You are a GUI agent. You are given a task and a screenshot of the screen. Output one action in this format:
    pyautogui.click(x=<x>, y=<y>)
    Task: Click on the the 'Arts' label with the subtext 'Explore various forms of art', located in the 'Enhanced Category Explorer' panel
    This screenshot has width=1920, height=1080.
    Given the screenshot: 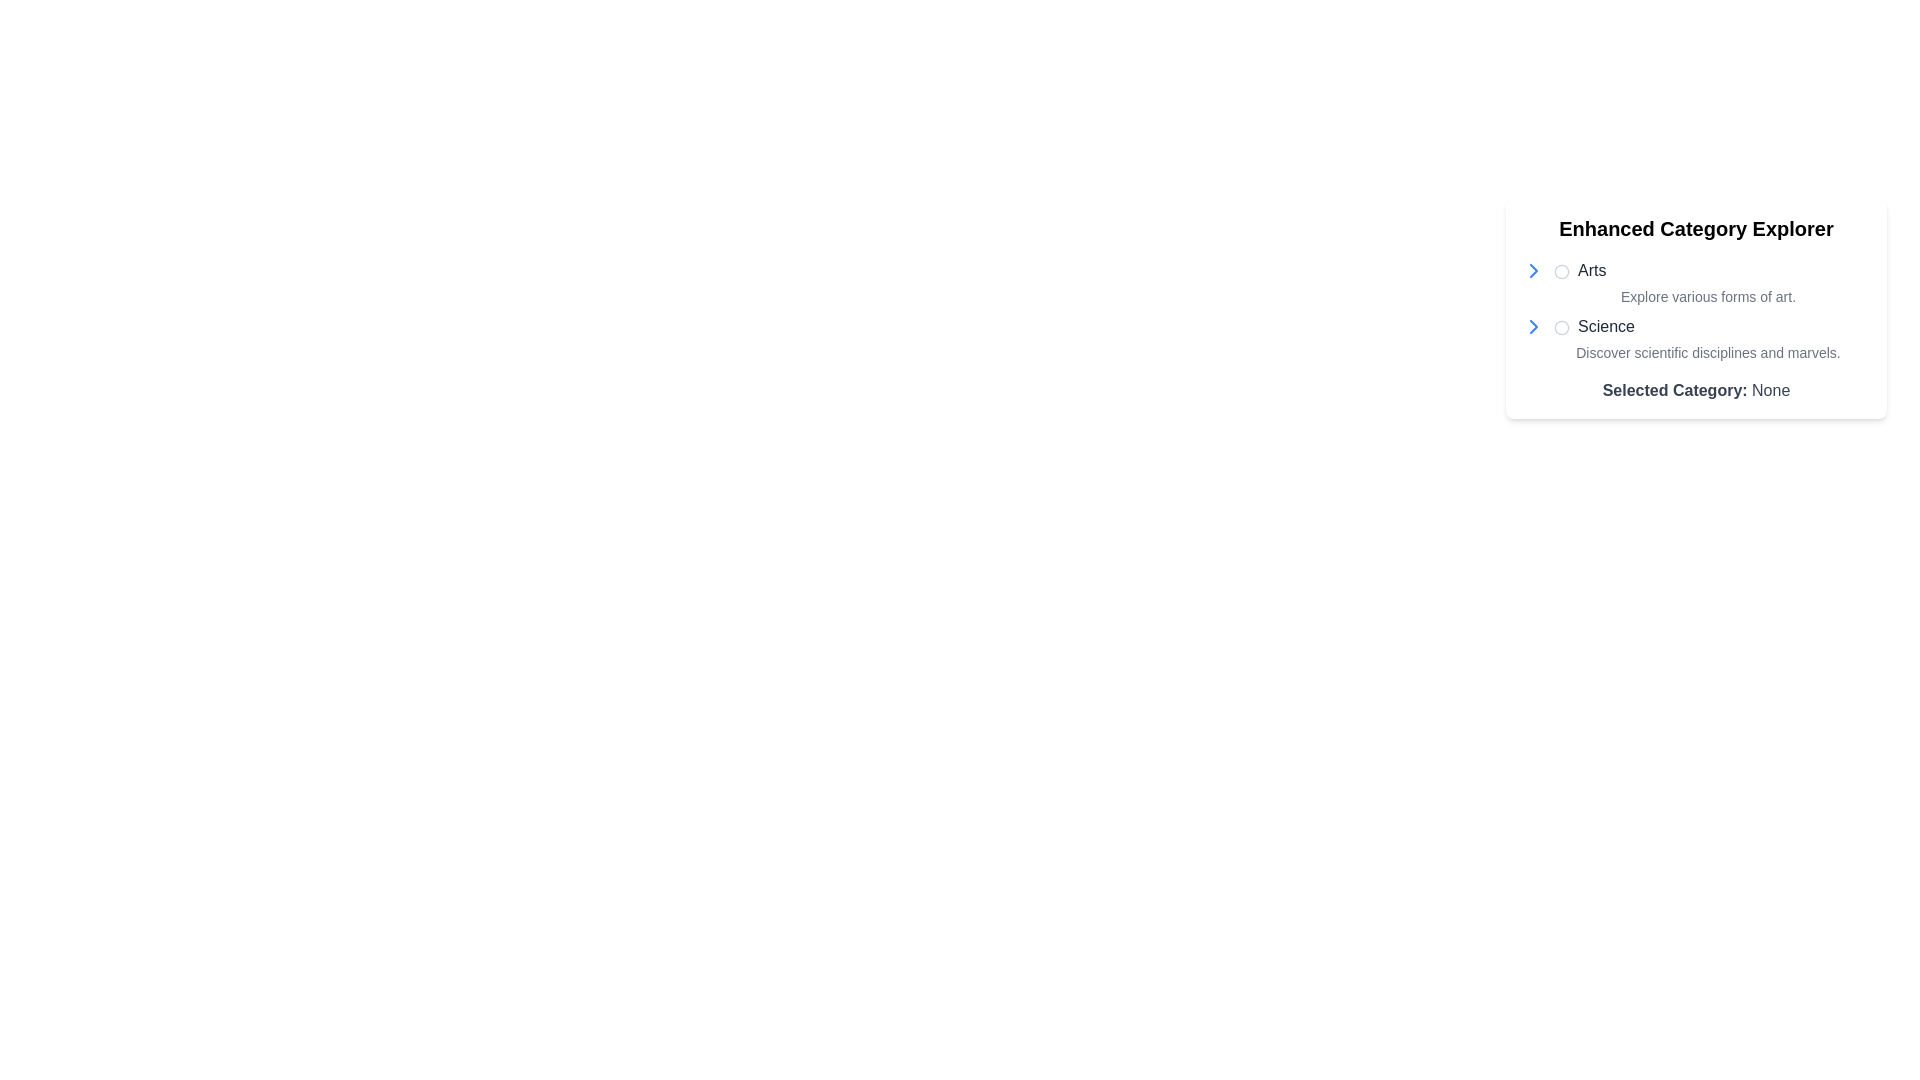 What is the action you would take?
    pyautogui.click(x=1695, y=282)
    